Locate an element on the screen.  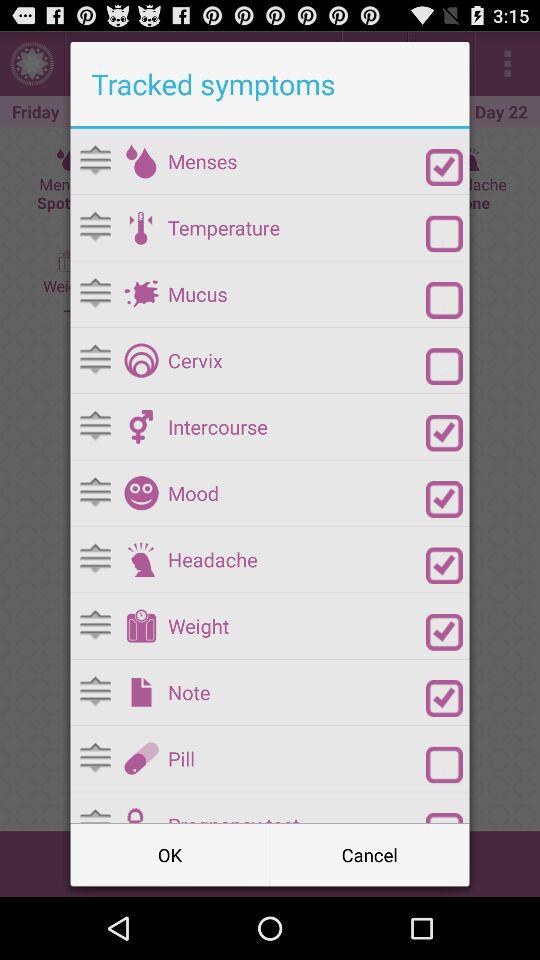
this use select items is located at coordinates (444, 764).